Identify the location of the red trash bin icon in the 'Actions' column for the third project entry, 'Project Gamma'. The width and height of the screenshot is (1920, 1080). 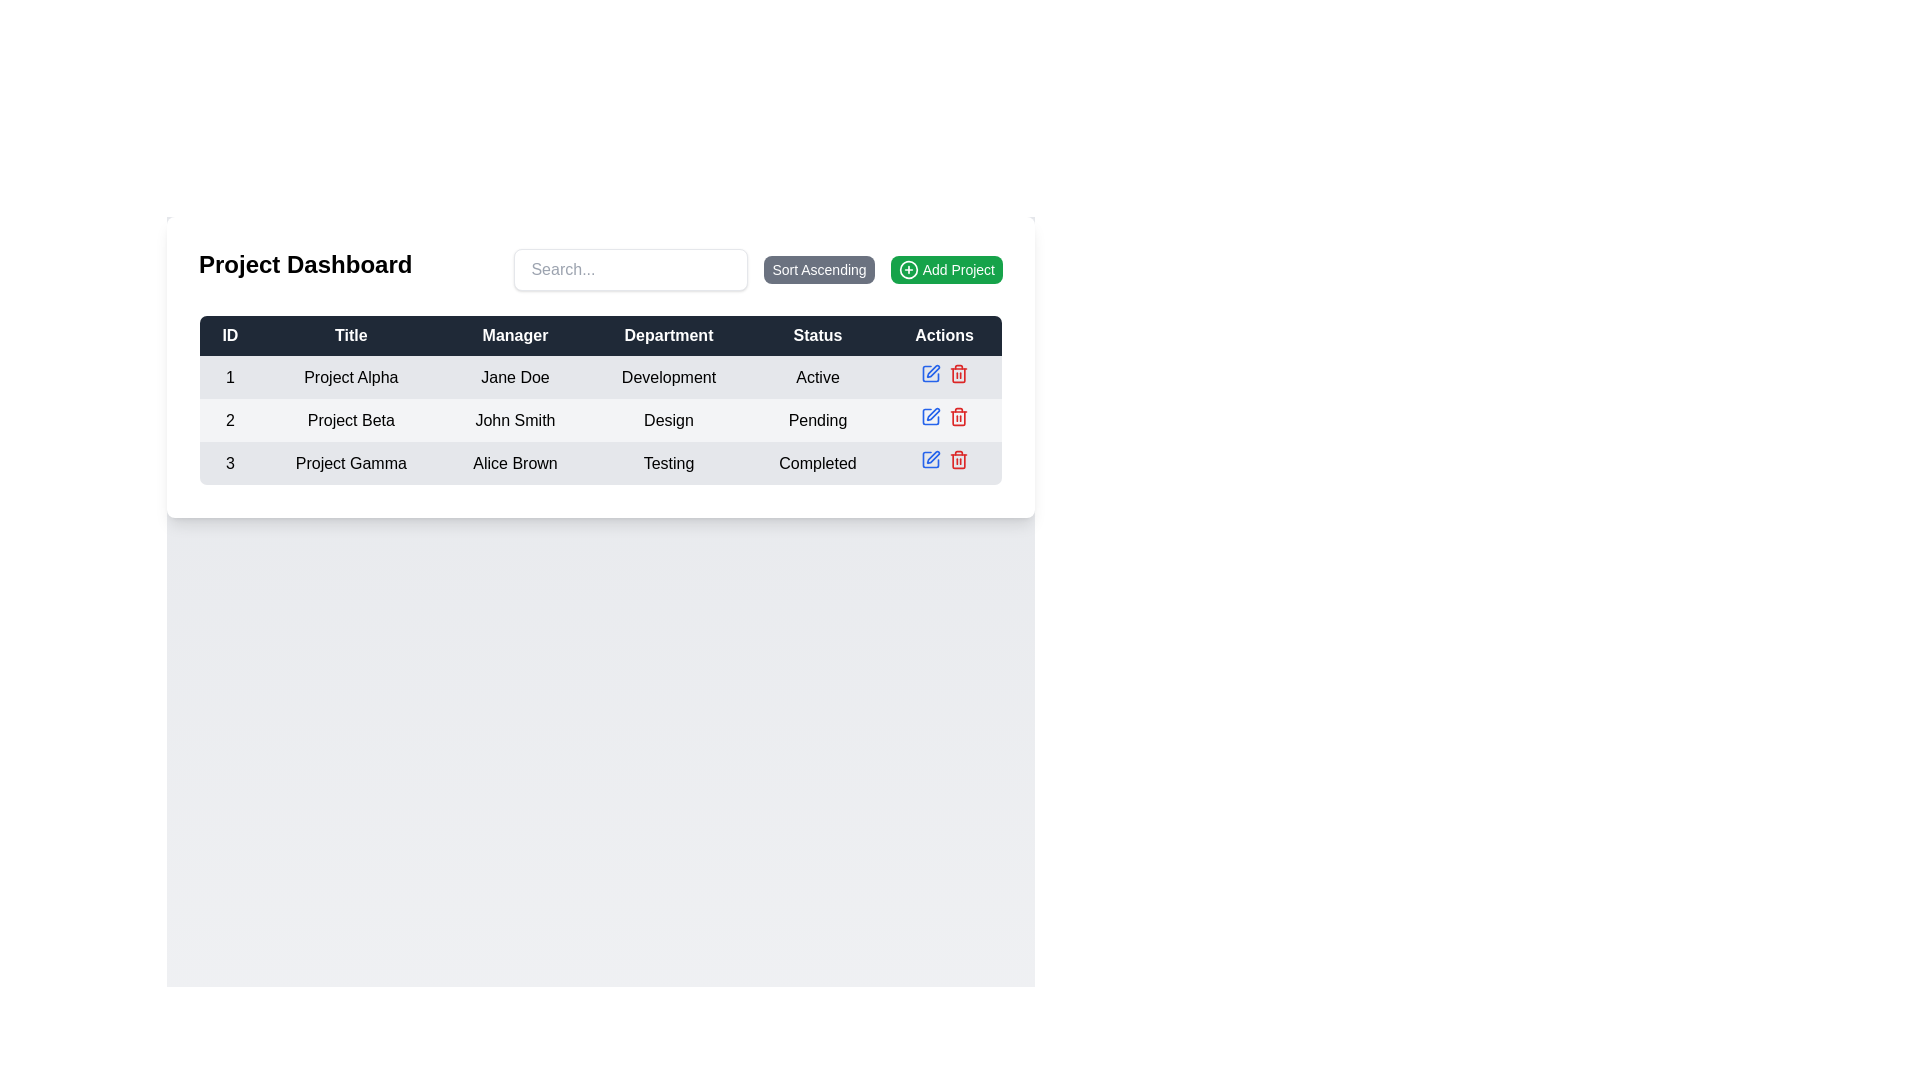
(957, 459).